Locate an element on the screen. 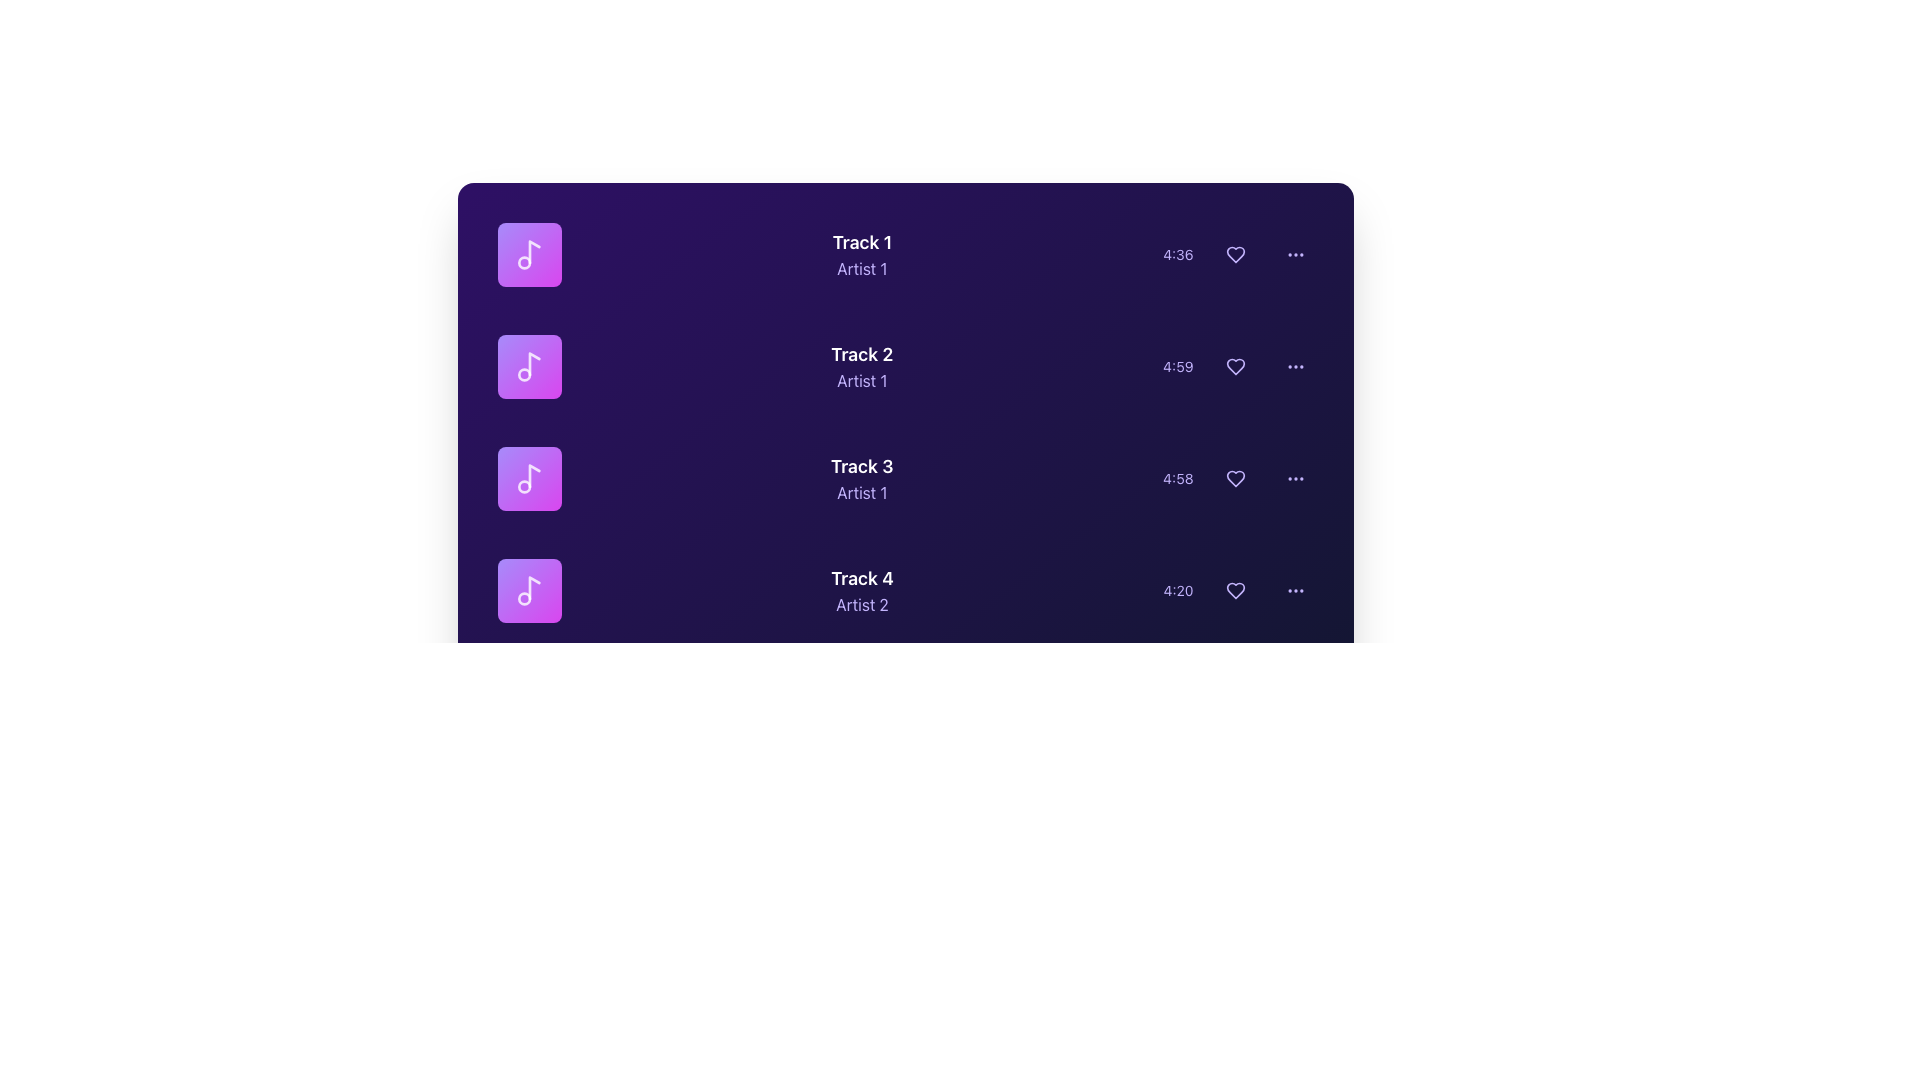 The image size is (1920, 1080). text label displaying '4:20', which is a small violet font located to the right of 'Track 4' in the bottom row of the list is located at coordinates (1178, 589).